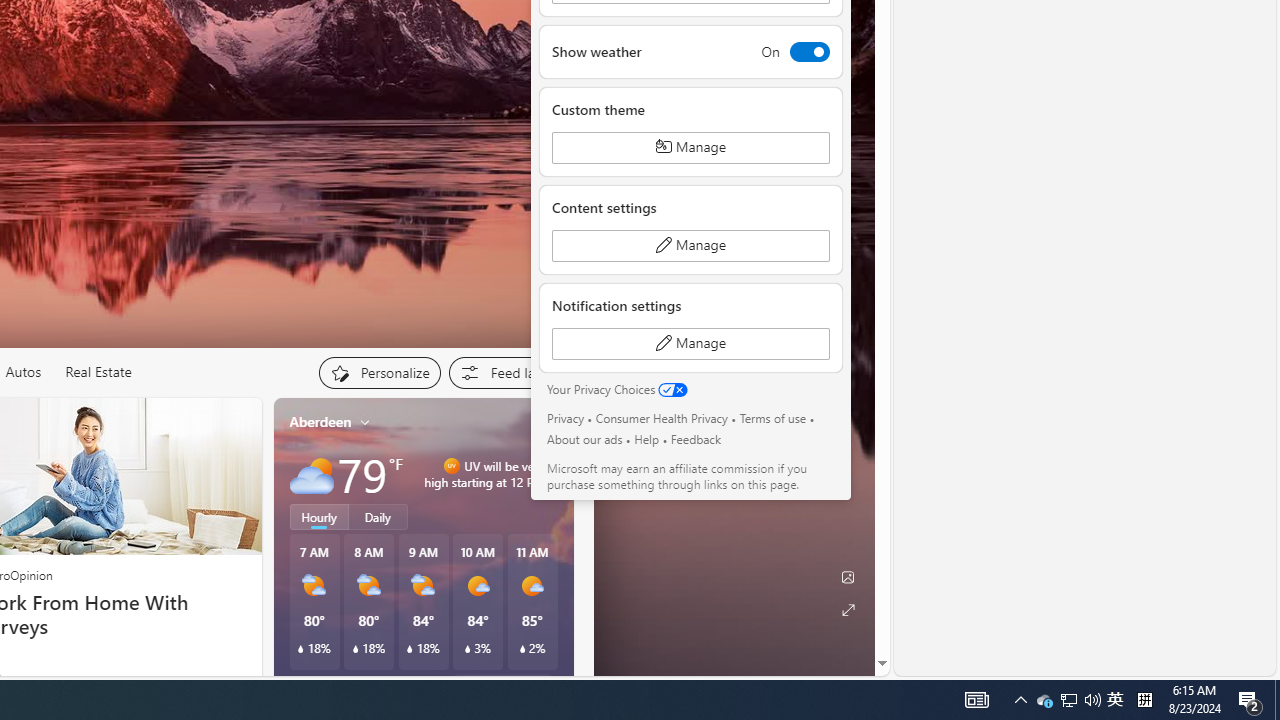 The image size is (1280, 720). Describe the element at coordinates (522, 649) in the screenshot. I see `'Class: weather-current-precipitation-glyph'` at that location.